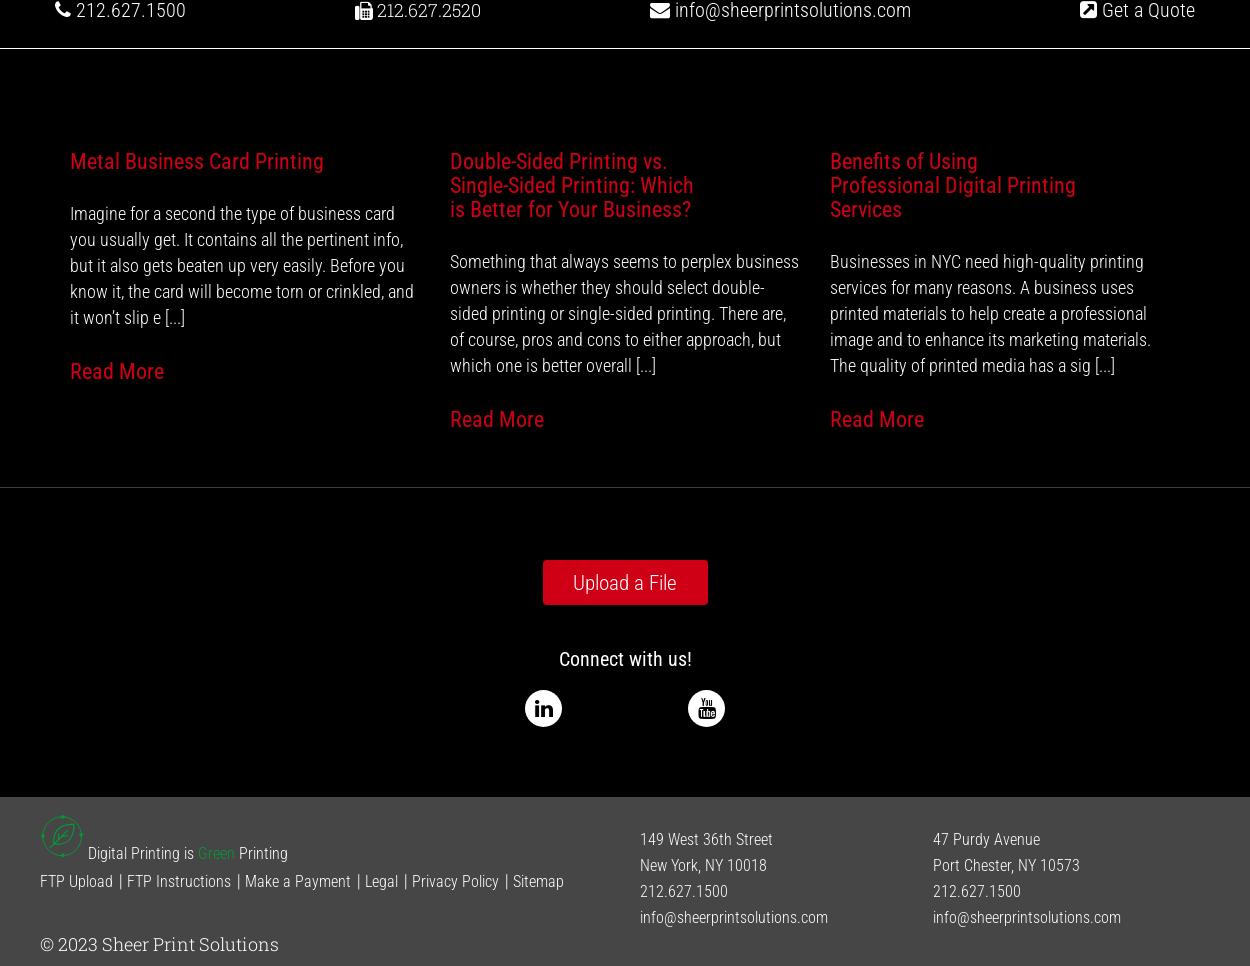 This screenshot has height=966, width=1250. I want to click on 'Imagine for a second the type of business card you usually get. It contains all the pertinent info, but it also gets beaten up very easily. Before you know it, the card will become torn or crinkled, and it won’t slip e [...]', so click(241, 265).